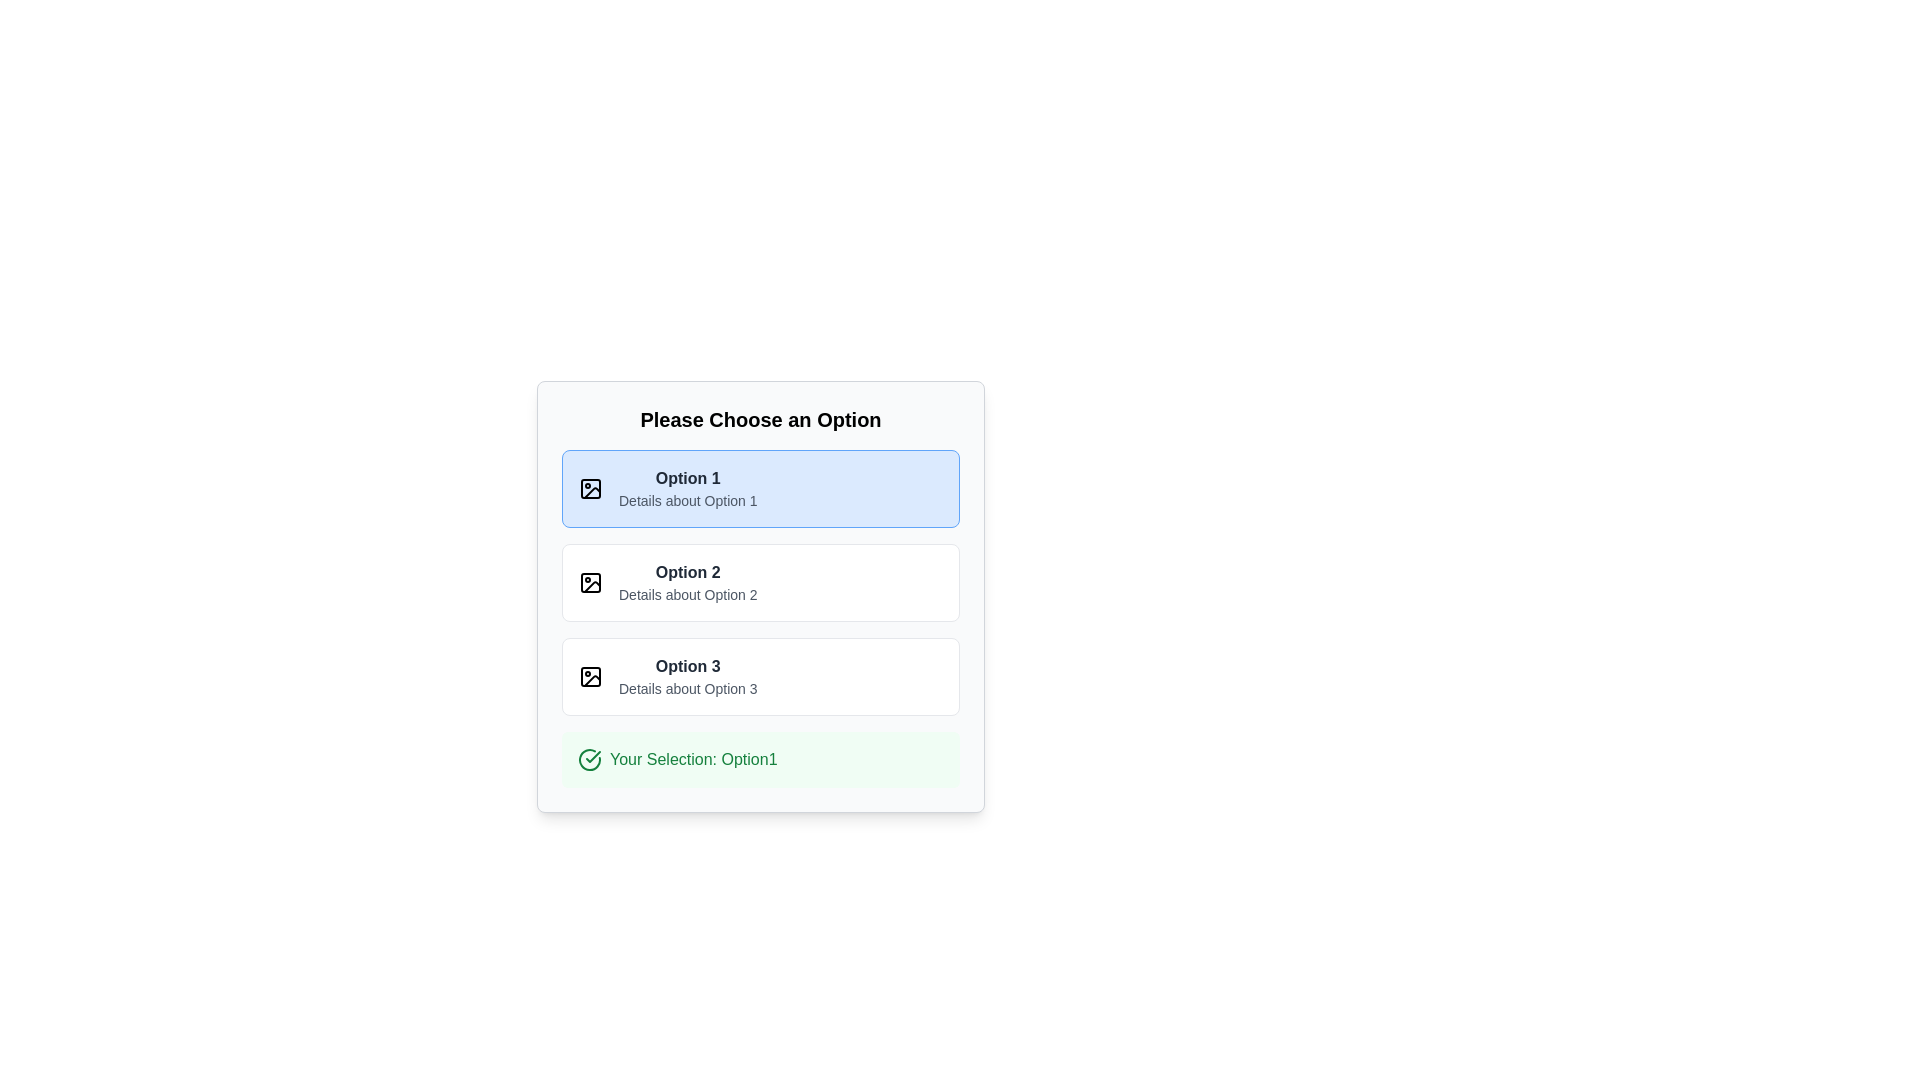 This screenshot has width=1920, height=1080. I want to click on the static text label for the third selectable option, which serves as the primary identifier for this option in the options list, so click(688, 666).